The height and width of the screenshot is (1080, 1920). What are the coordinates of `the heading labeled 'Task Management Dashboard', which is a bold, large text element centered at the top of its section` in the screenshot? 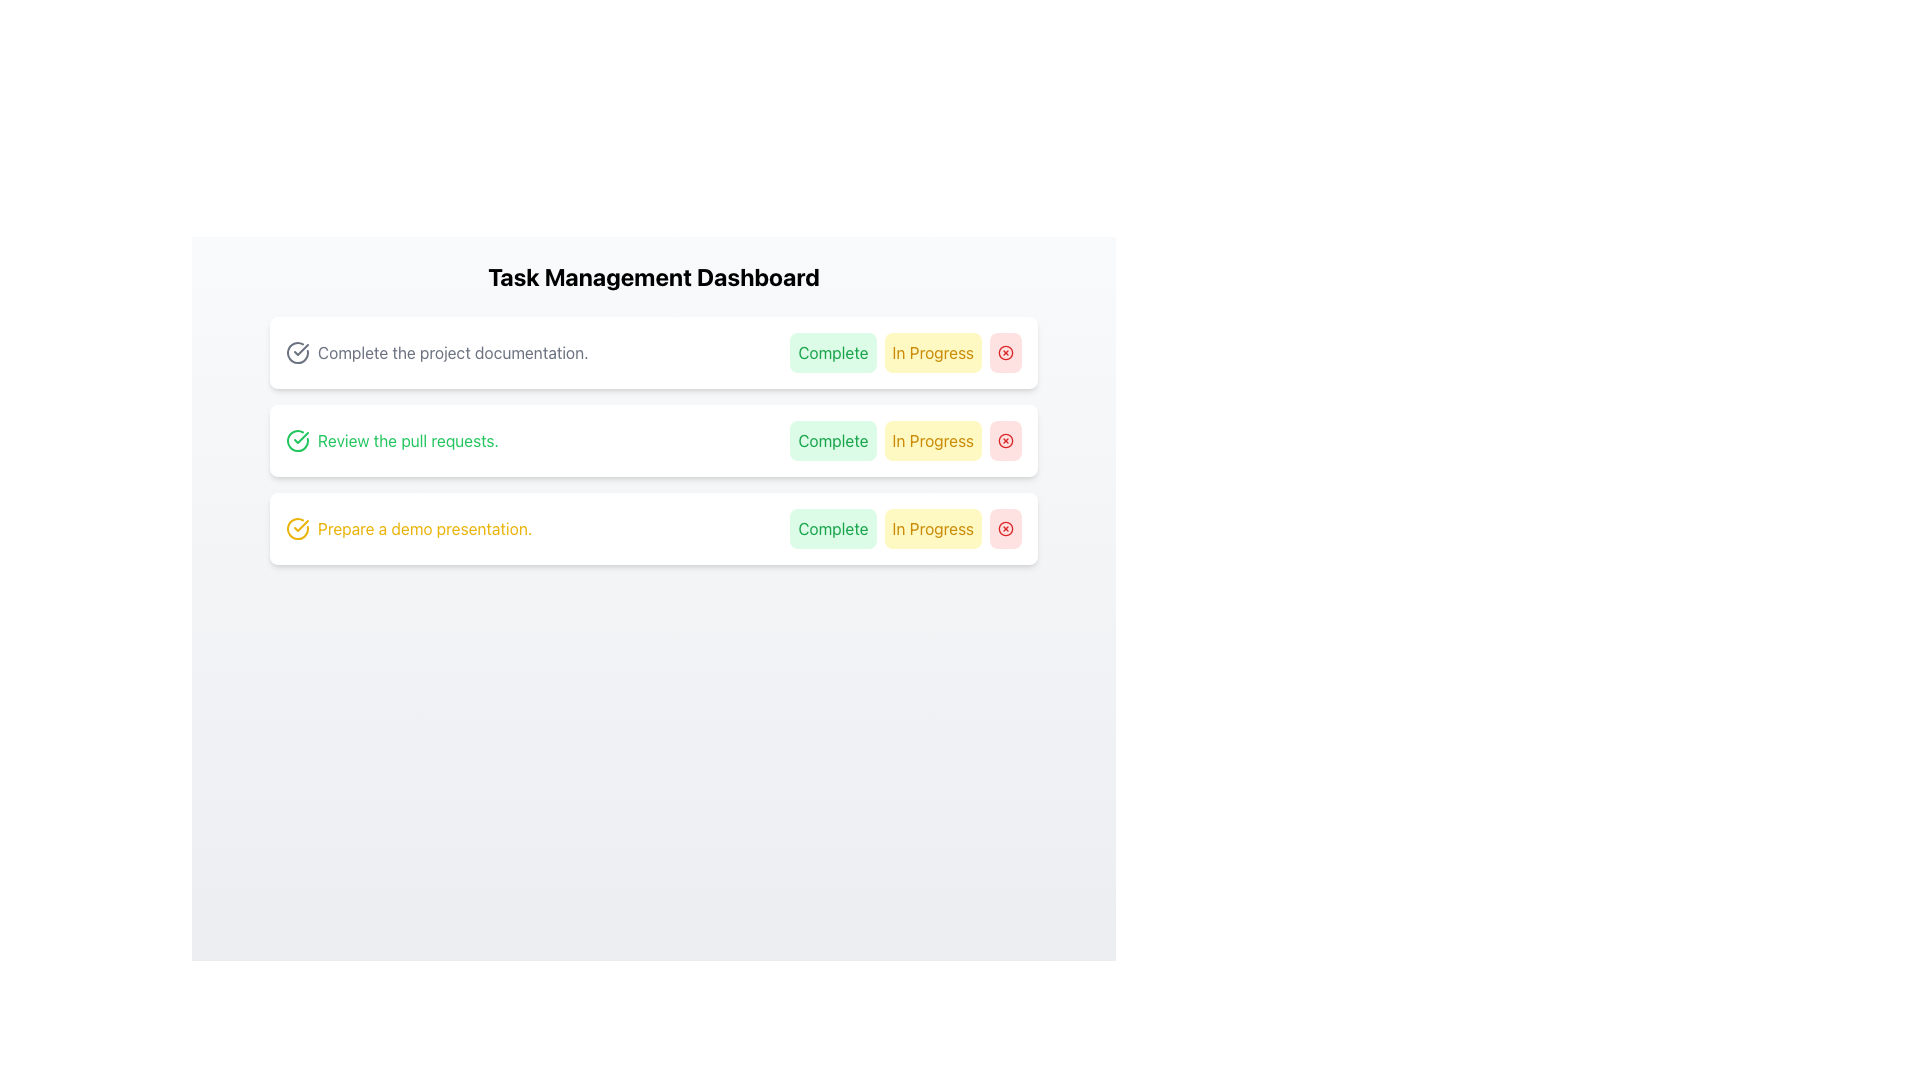 It's located at (653, 277).